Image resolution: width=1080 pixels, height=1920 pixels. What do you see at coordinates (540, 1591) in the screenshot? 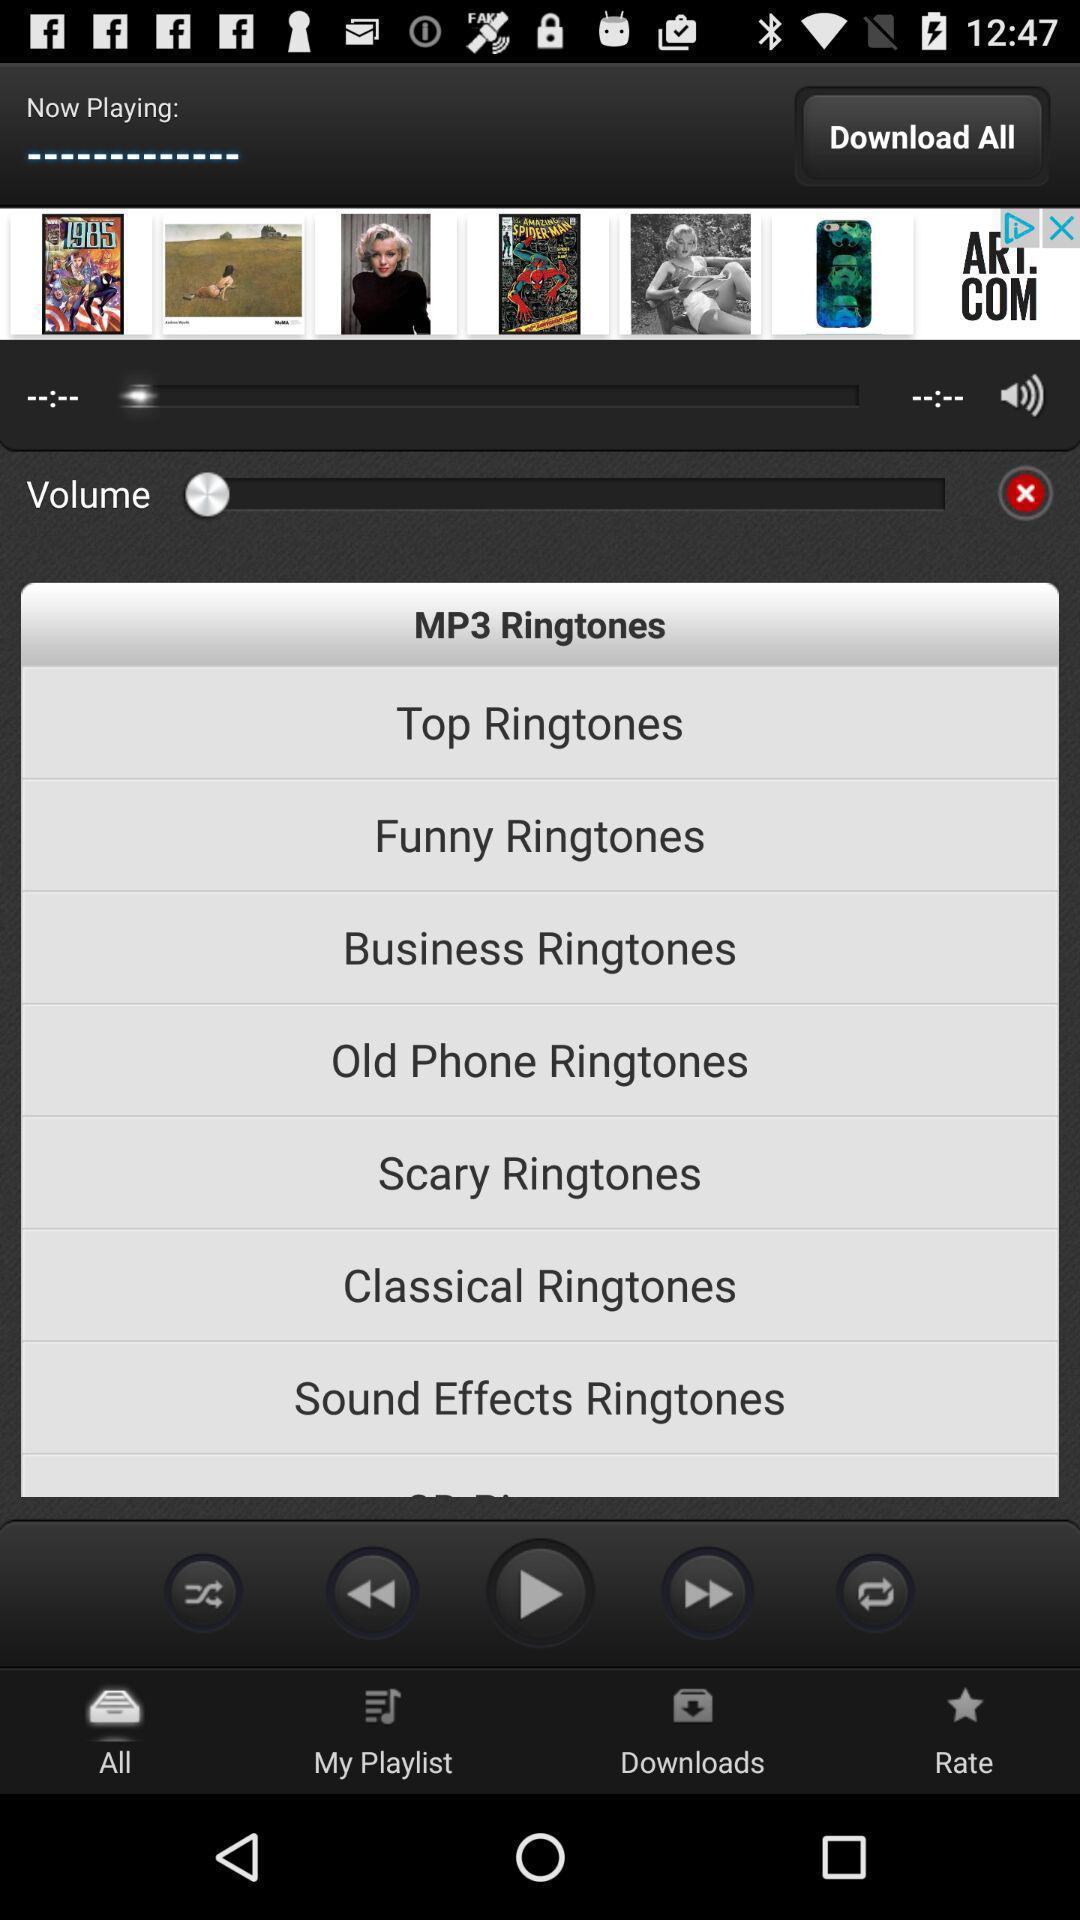
I see `option` at bounding box center [540, 1591].